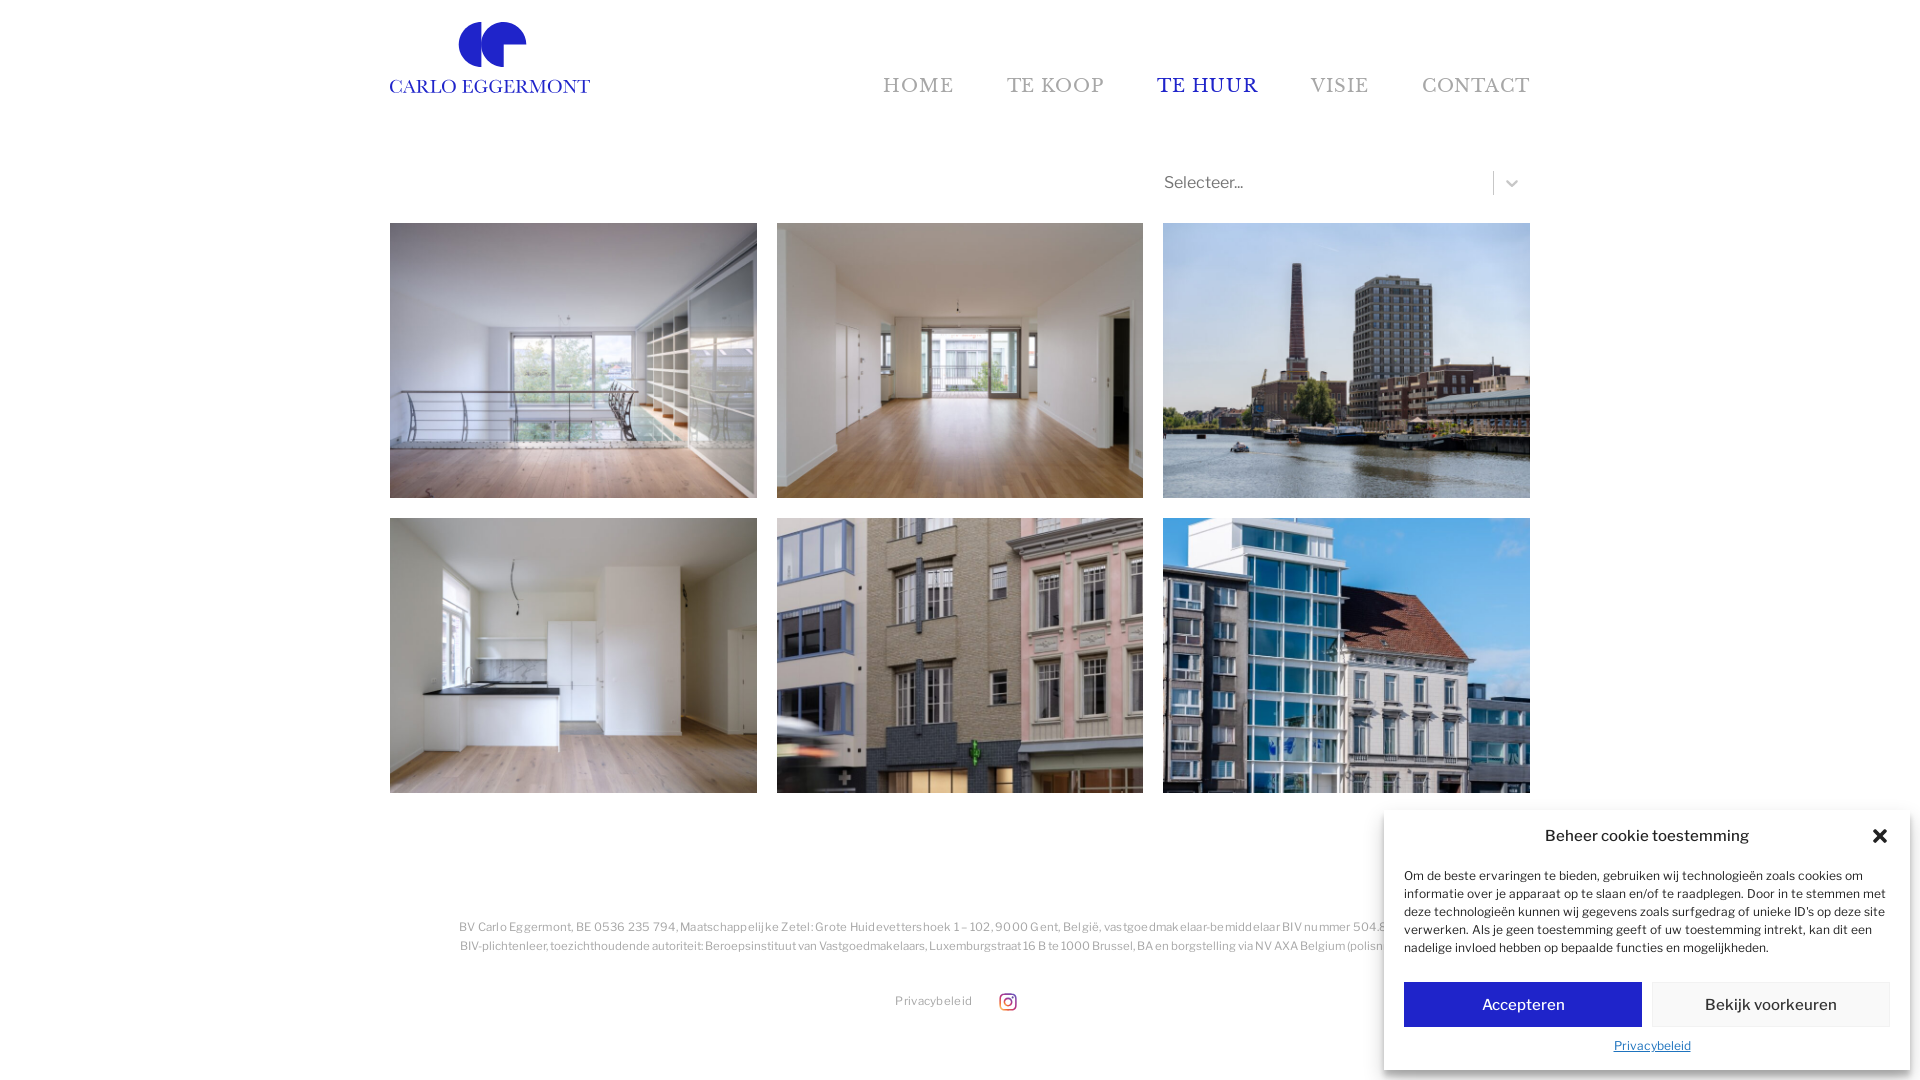 The width and height of the screenshot is (1920, 1080). What do you see at coordinates (1521, 1004) in the screenshot?
I see `'Accepteren'` at bounding box center [1521, 1004].